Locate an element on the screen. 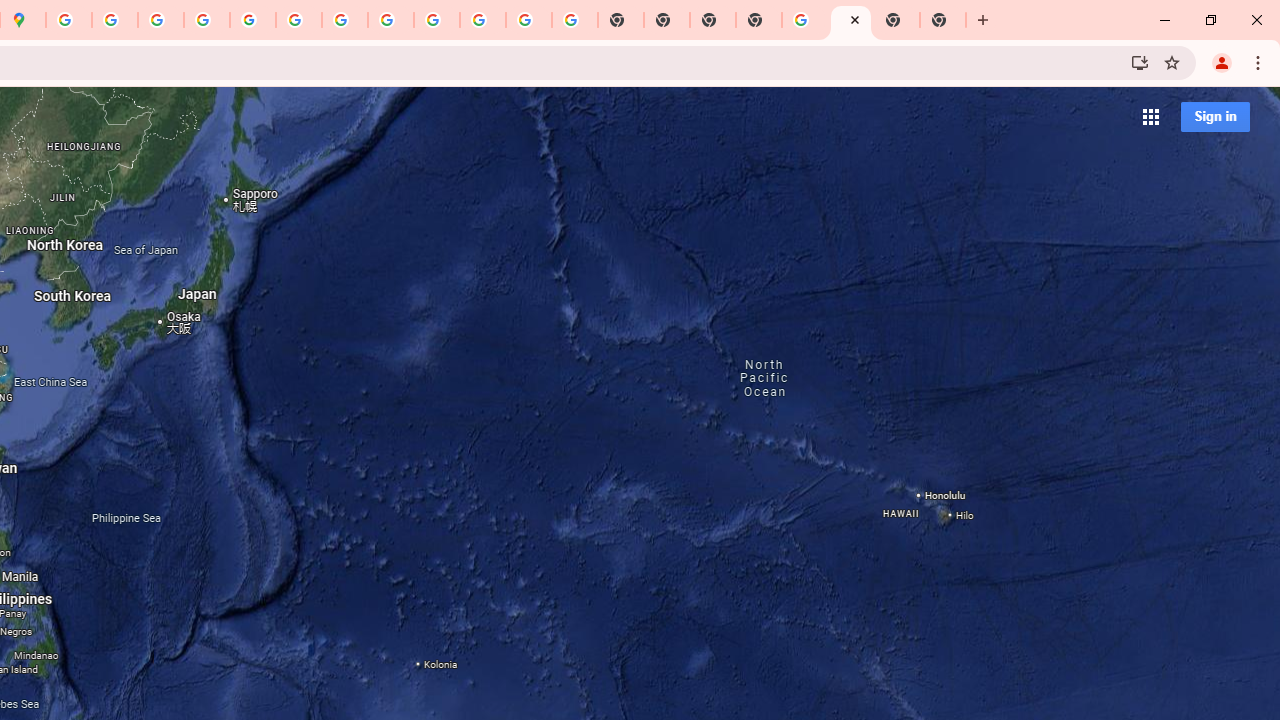  'Privacy Help Center - Policies Help' is located at coordinates (114, 20).